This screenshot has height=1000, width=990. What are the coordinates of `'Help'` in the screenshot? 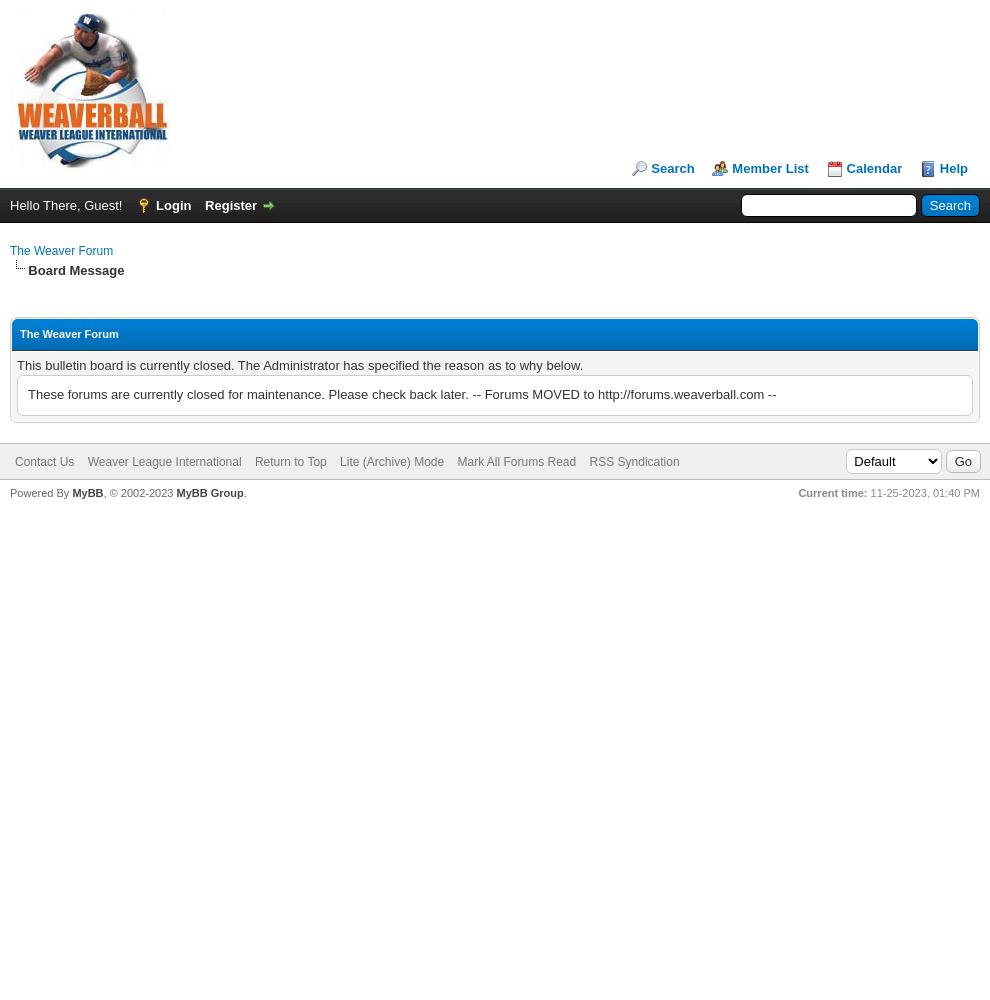 It's located at (938, 168).